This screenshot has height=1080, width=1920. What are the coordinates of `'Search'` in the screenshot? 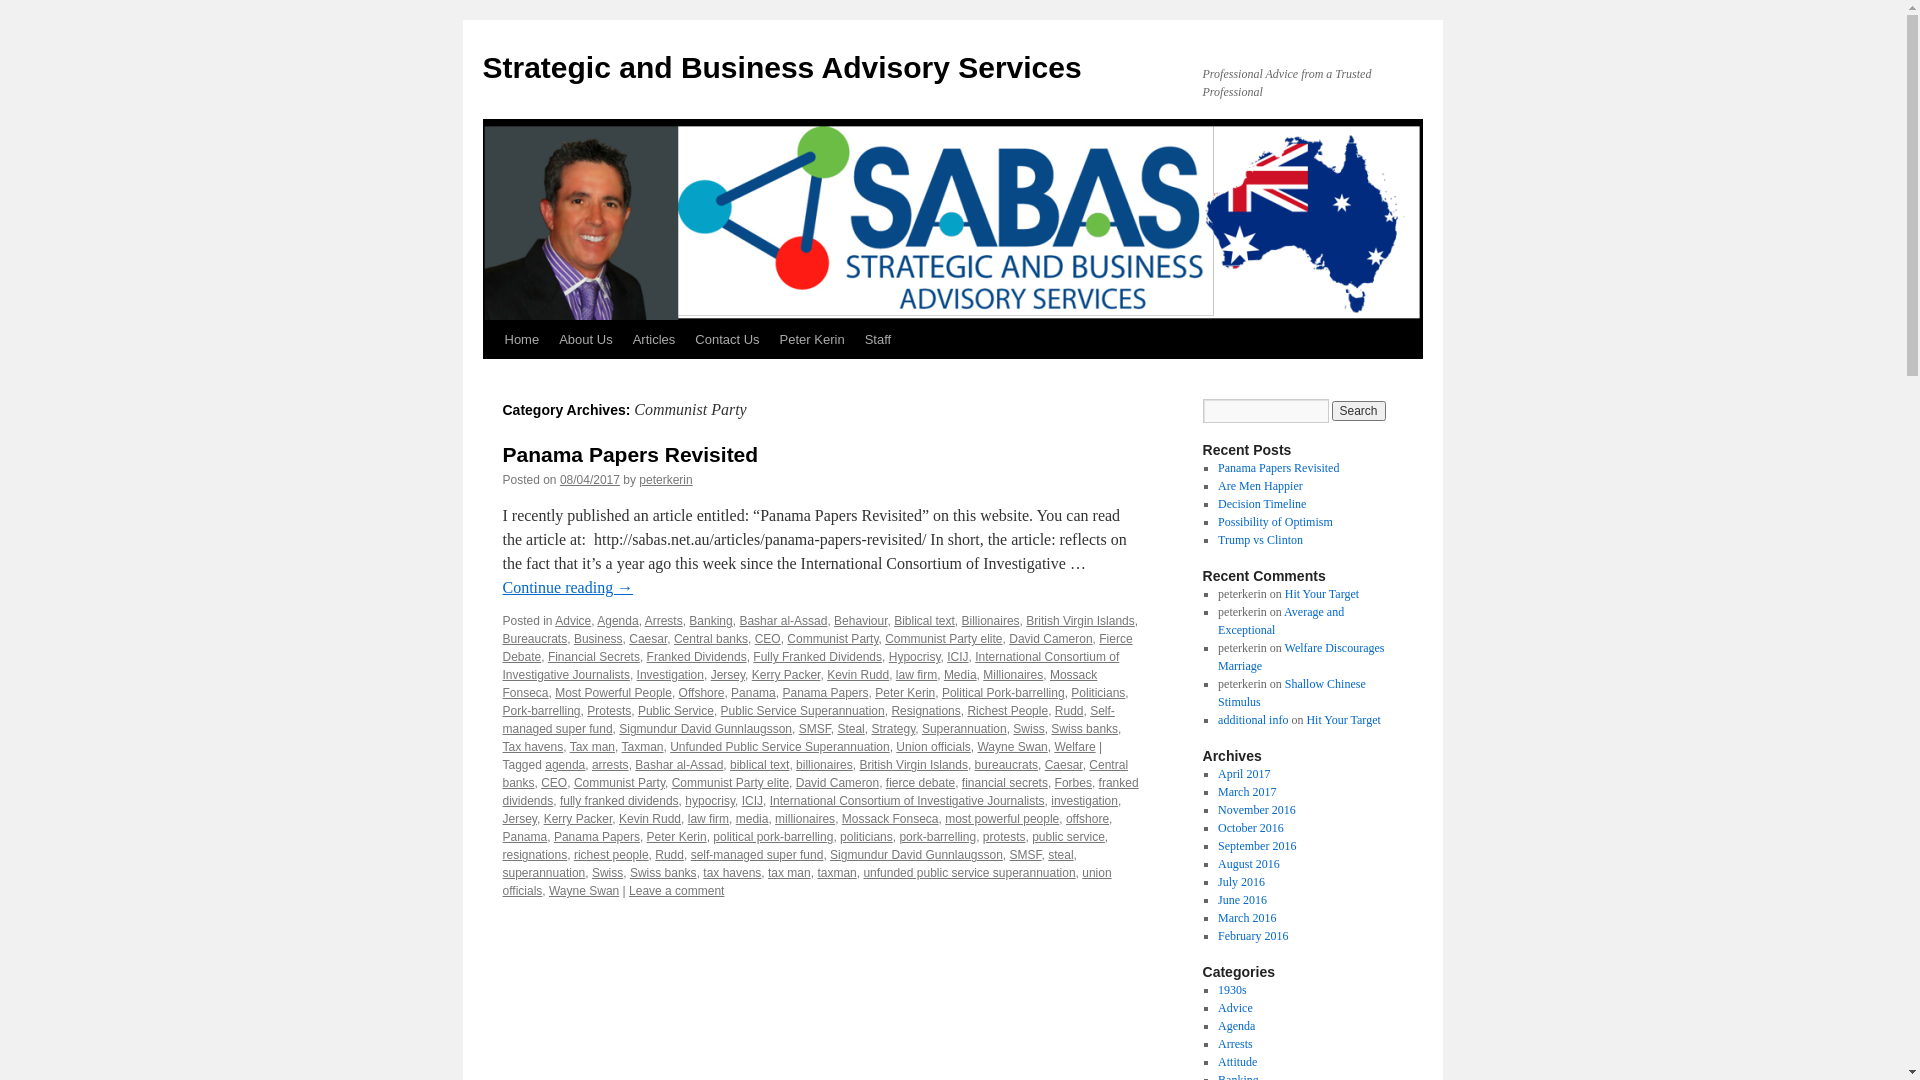 It's located at (1358, 410).